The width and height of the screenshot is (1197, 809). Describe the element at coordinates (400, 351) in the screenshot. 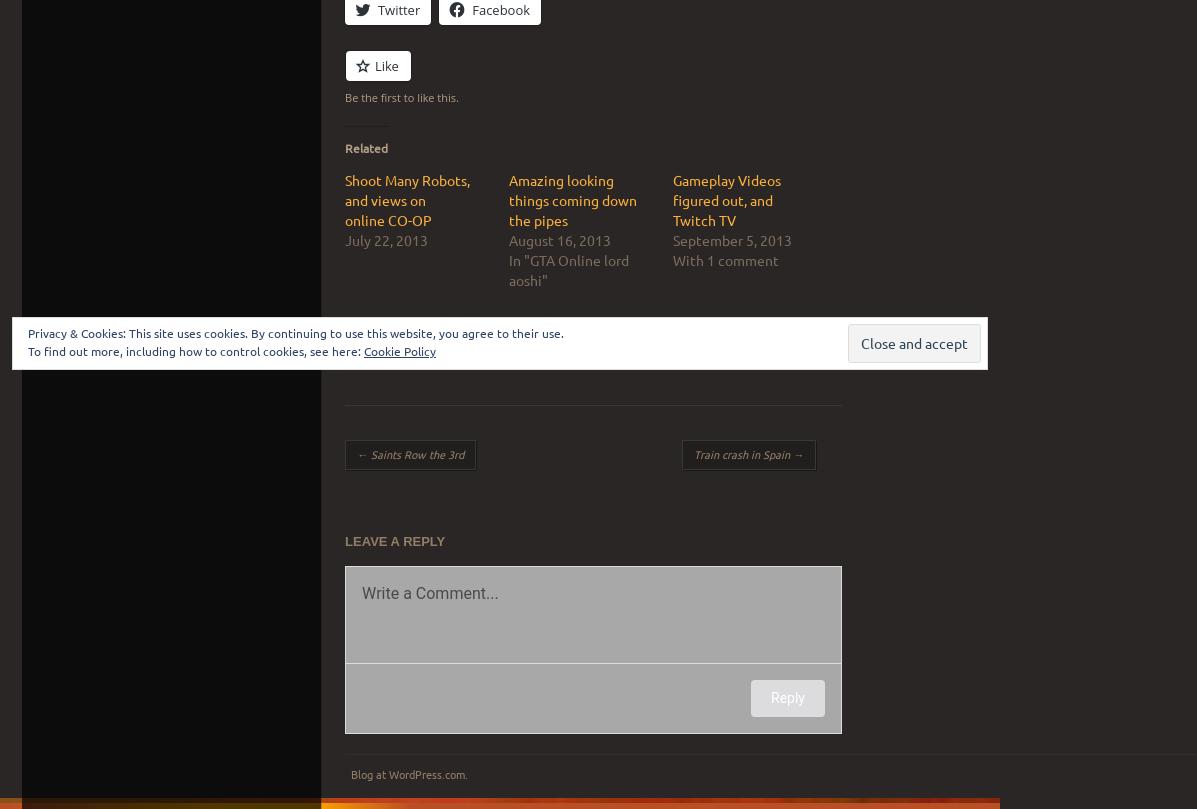

I see `'Cookie Policy'` at that location.